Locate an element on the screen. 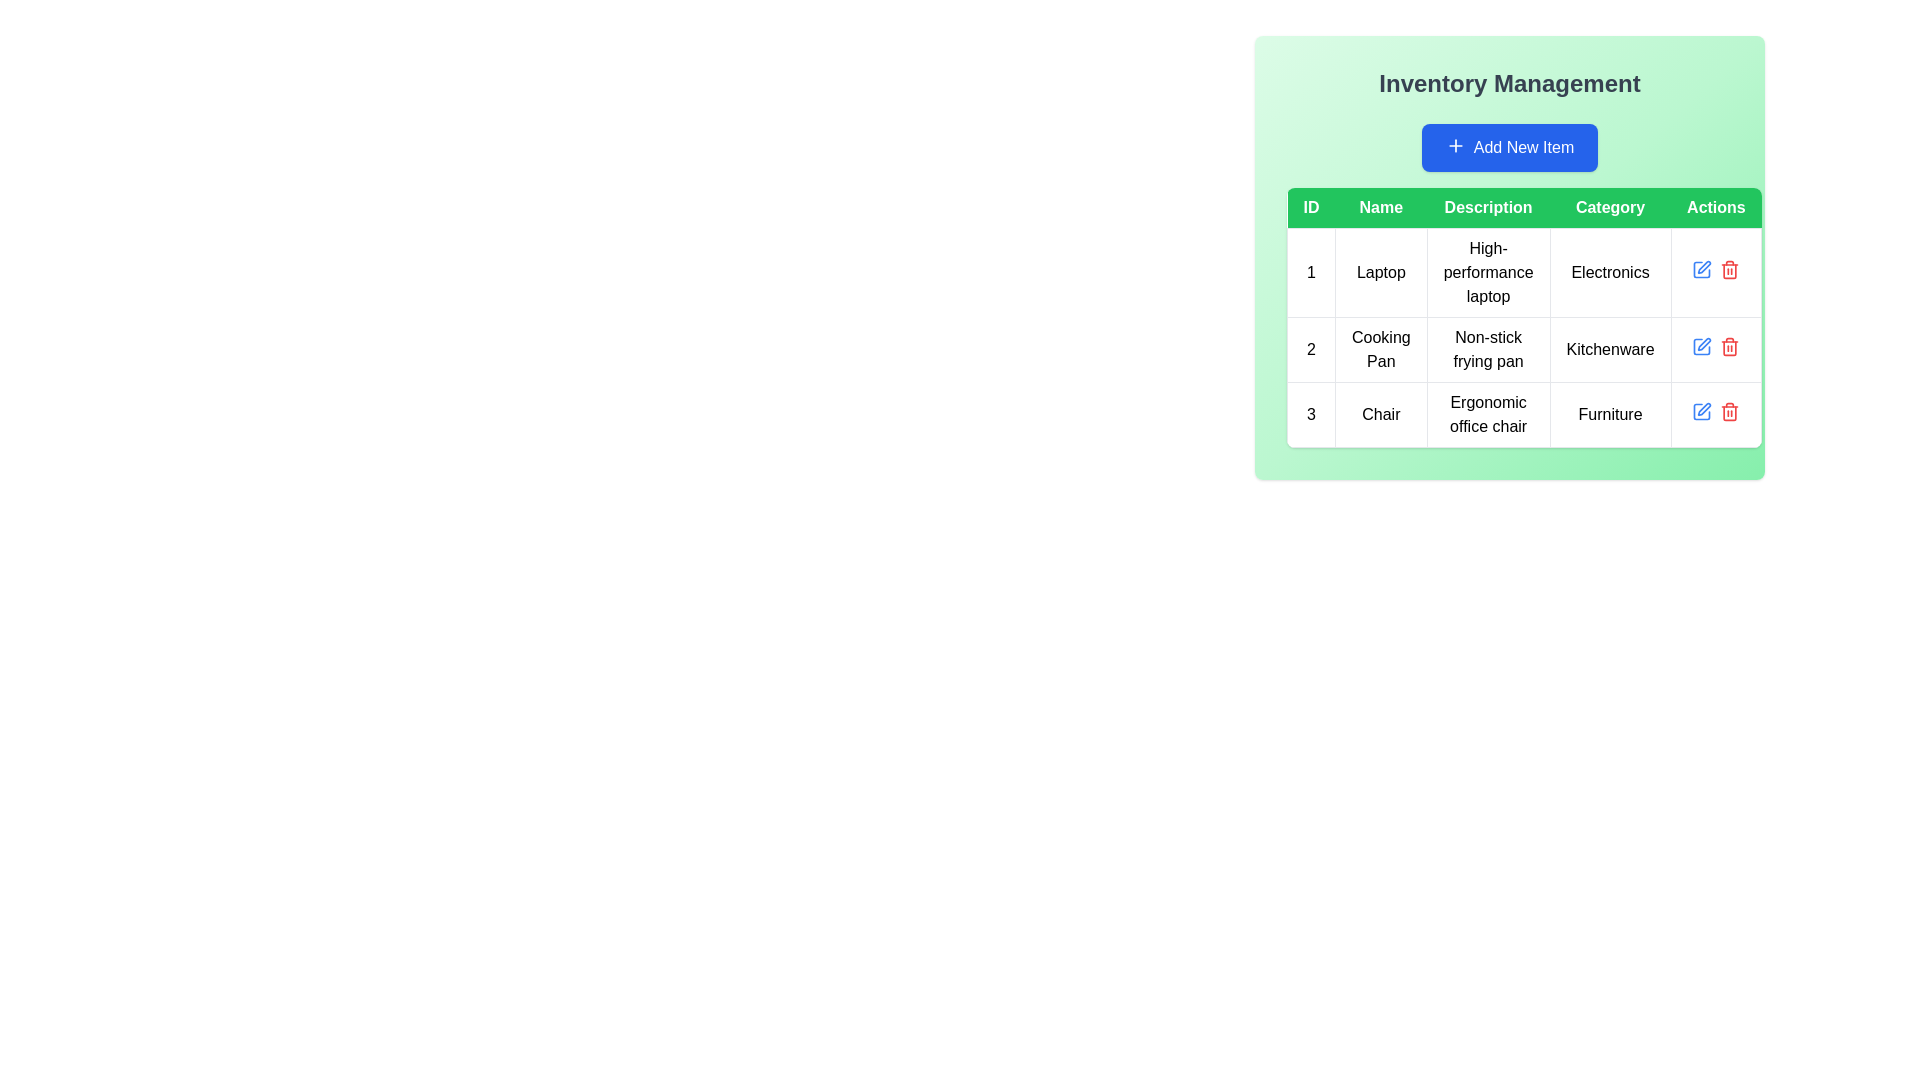  the editing icon resembling a pen in the third row of the 'Actions' column for the 'Chair' entry to initiate editing is located at coordinates (1703, 265).